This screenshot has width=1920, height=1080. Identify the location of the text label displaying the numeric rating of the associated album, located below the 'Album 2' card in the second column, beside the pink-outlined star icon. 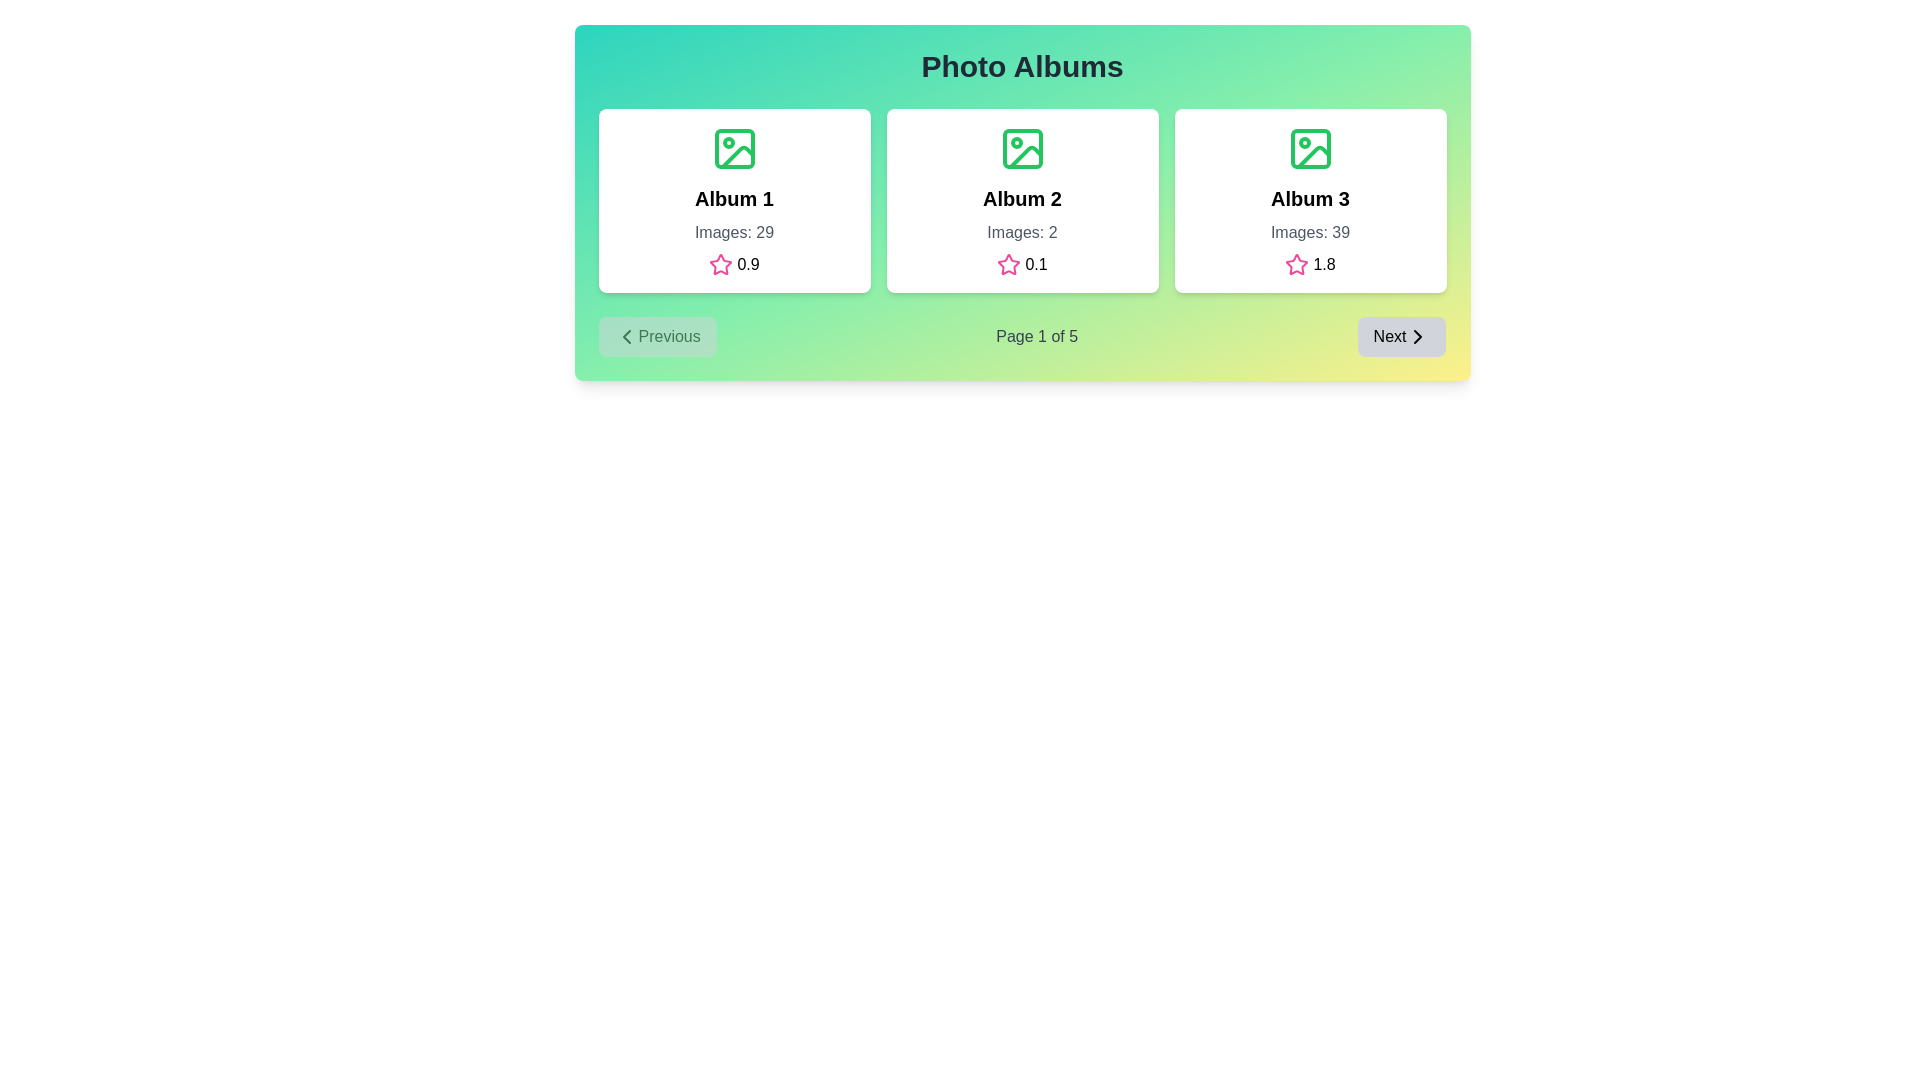
(1036, 264).